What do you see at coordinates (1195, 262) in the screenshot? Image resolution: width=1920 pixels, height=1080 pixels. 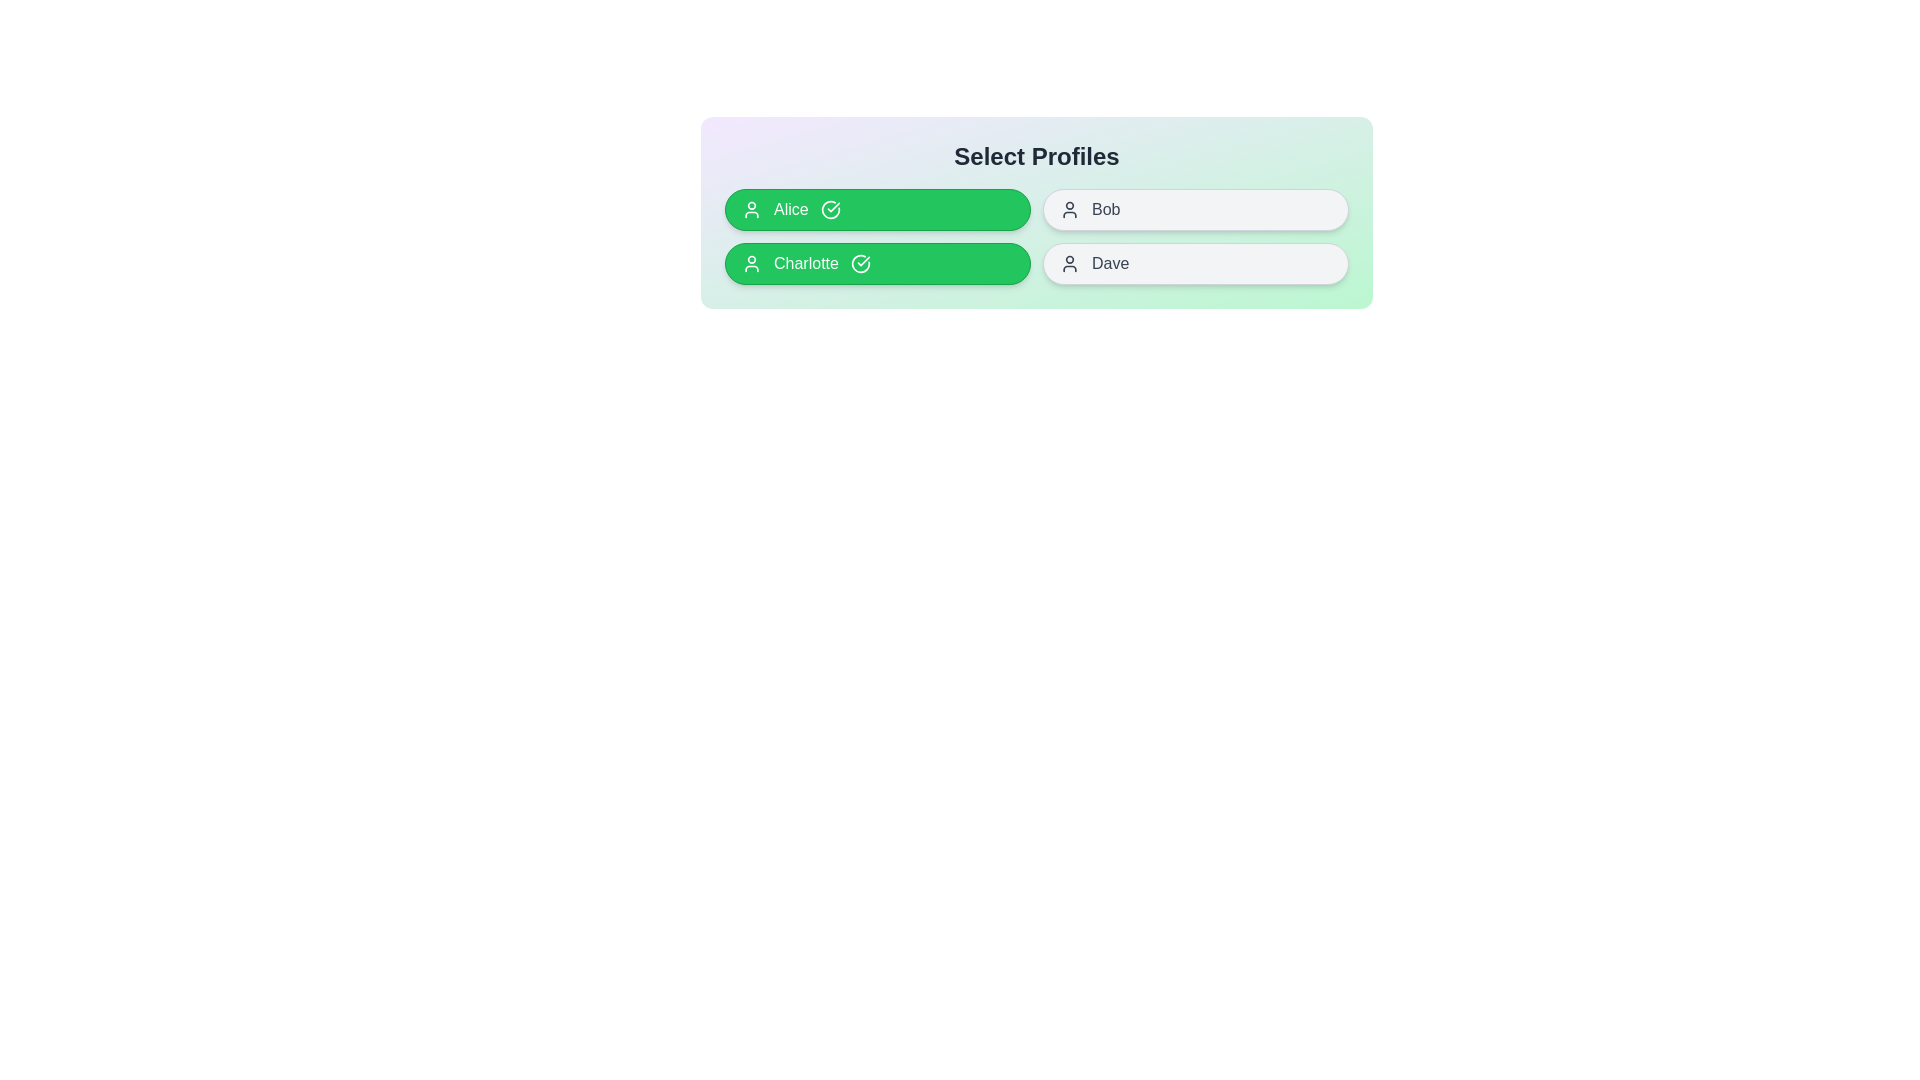 I see `the profile named Dave` at bounding box center [1195, 262].